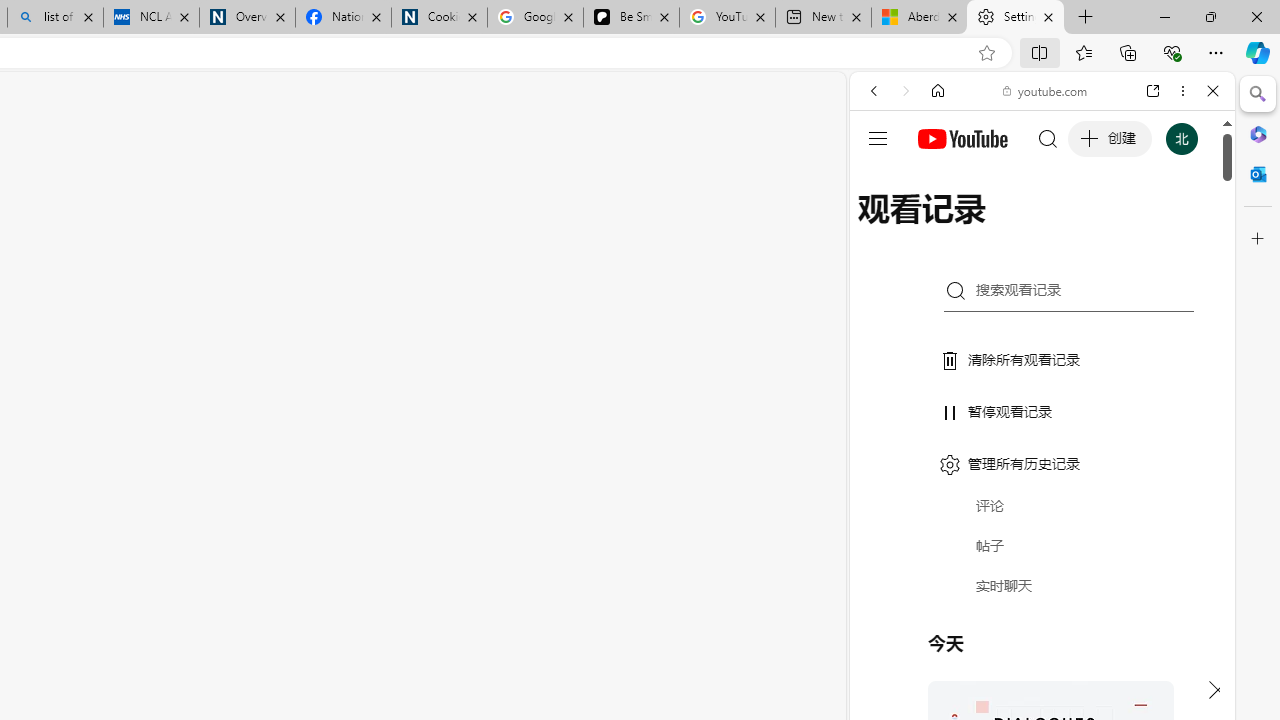  Describe the element at coordinates (937, 91) in the screenshot. I see `'Home'` at that location.